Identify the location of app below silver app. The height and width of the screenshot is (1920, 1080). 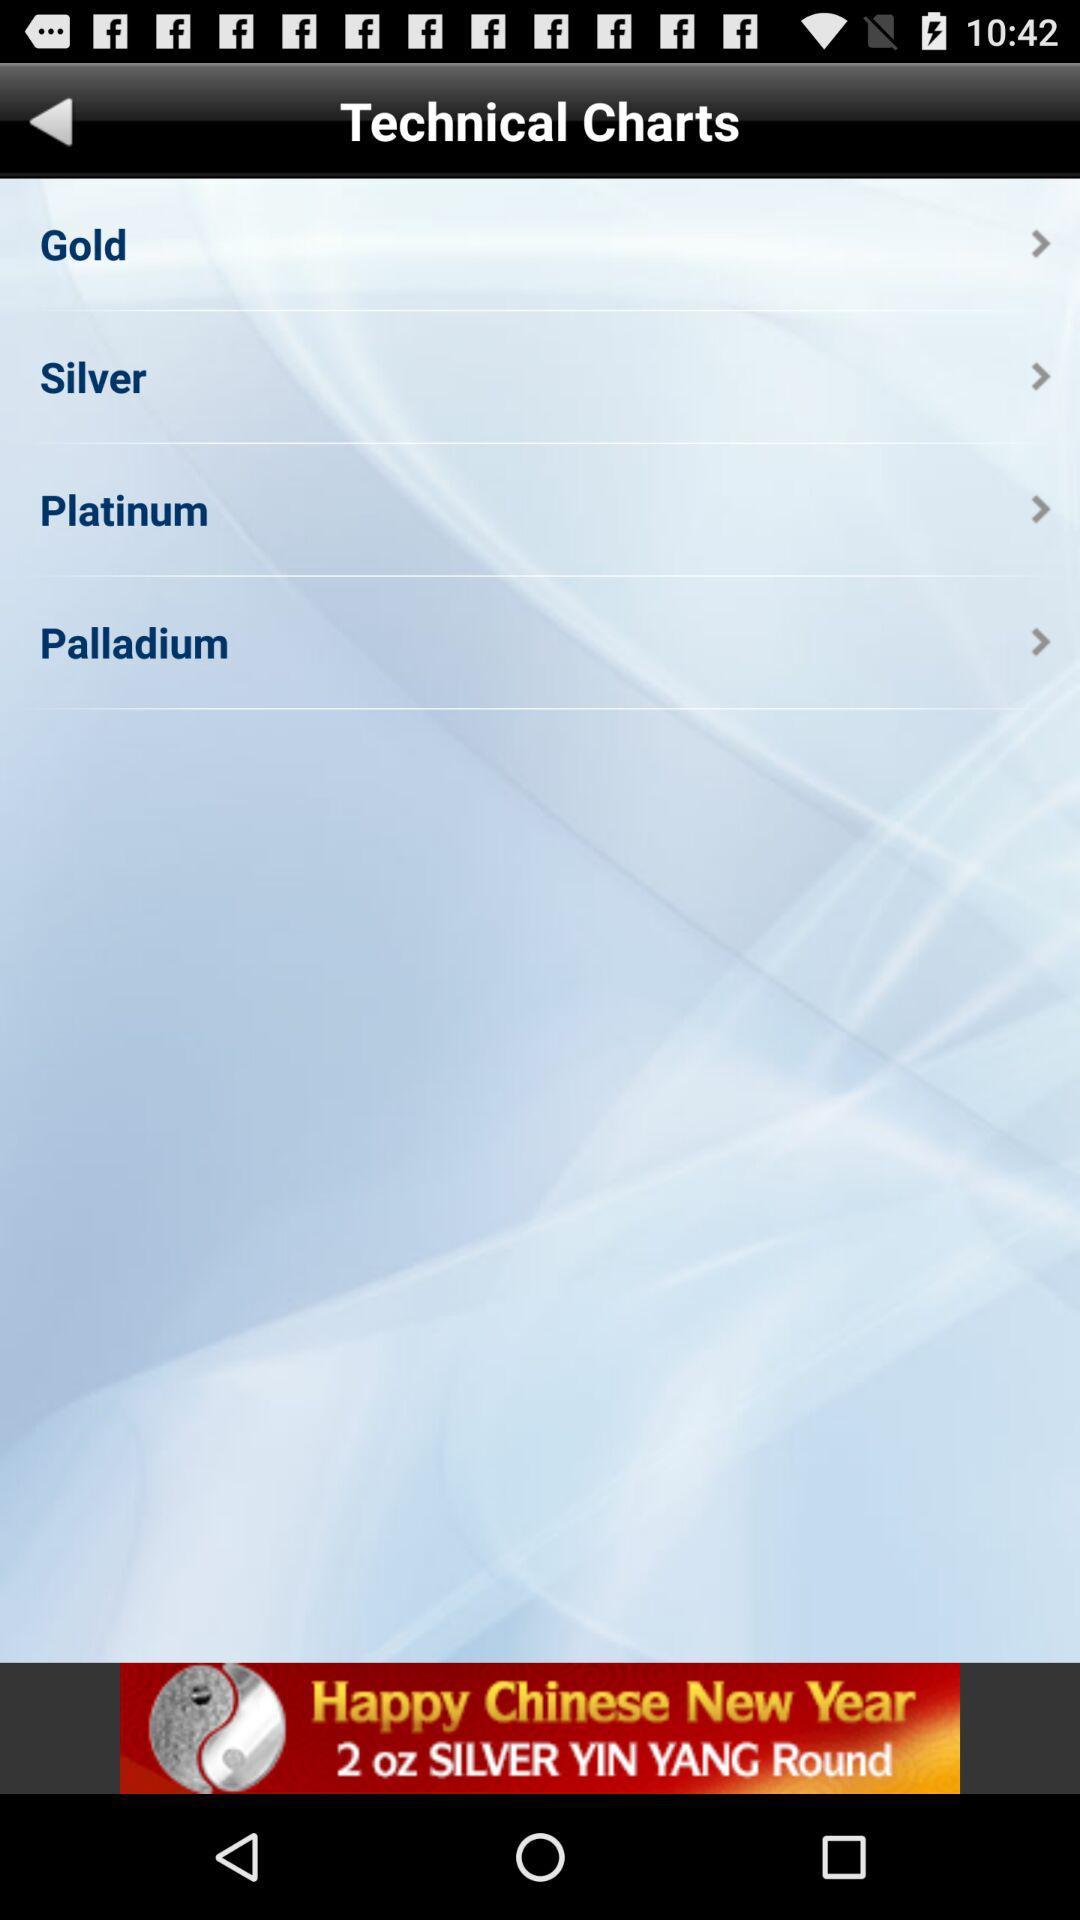
(124, 509).